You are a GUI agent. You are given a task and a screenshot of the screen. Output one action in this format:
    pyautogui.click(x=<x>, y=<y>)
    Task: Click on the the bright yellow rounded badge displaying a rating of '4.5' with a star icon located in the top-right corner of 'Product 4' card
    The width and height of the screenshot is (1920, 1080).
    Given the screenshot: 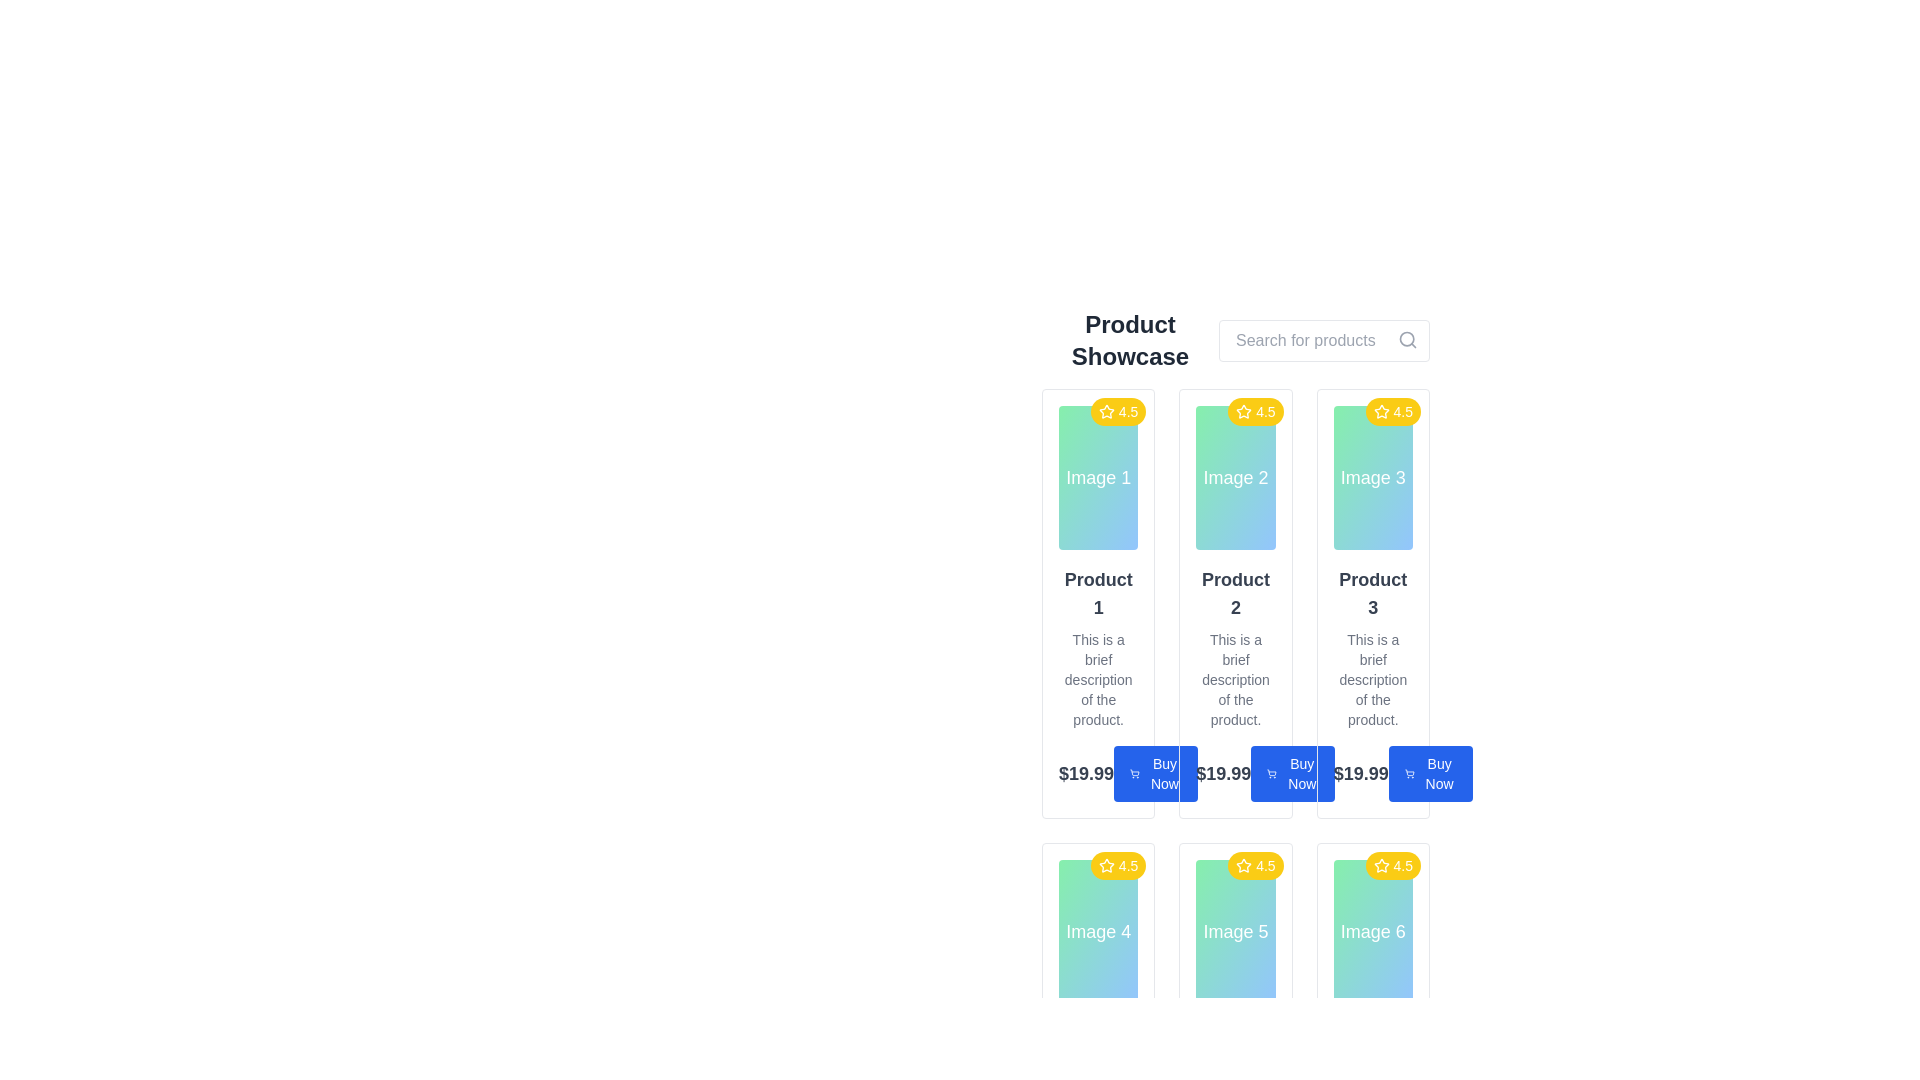 What is the action you would take?
    pyautogui.click(x=1117, y=865)
    